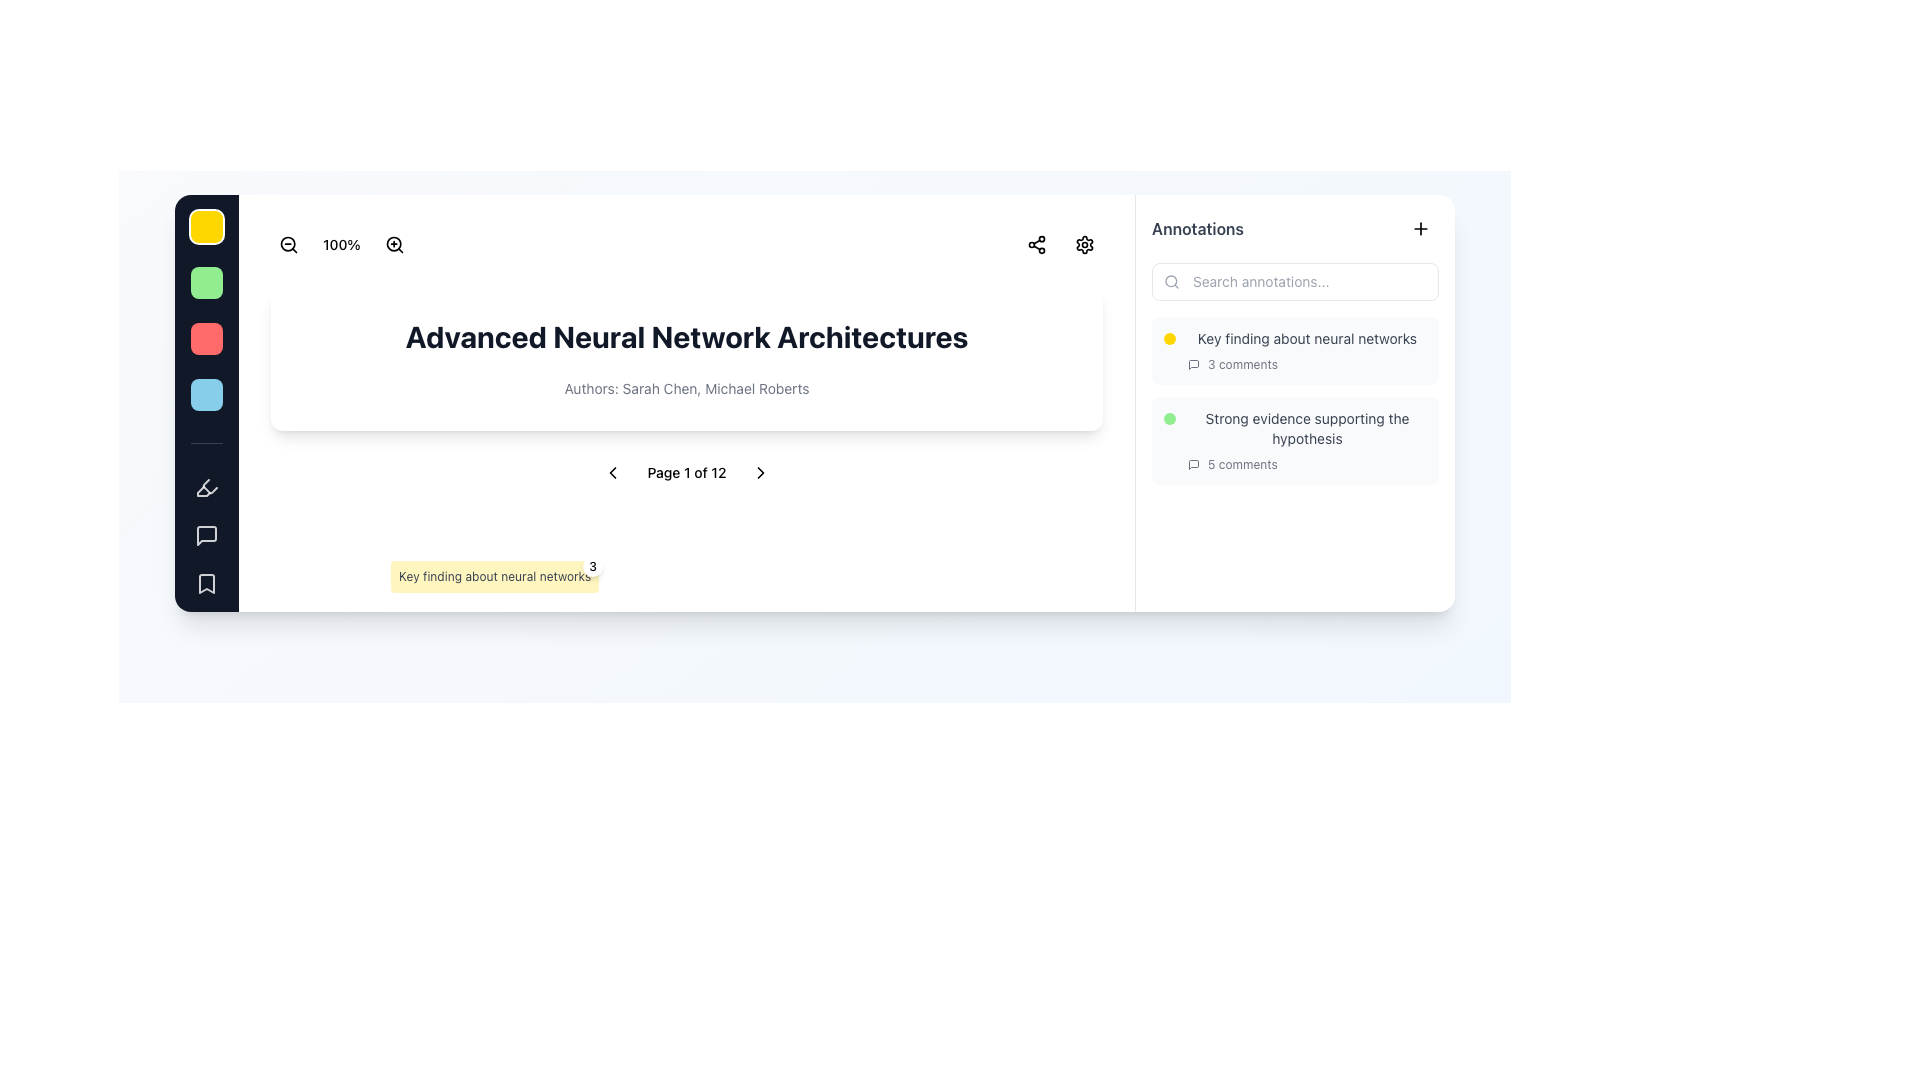 This screenshot has width=1920, height=1080. What do you see at coordinates (1419, 227) in the screenshot?
I see `the 'Add Annotation' button located in the top right corner of the 'Annotations' panel` at bounding box center [1419, 227].